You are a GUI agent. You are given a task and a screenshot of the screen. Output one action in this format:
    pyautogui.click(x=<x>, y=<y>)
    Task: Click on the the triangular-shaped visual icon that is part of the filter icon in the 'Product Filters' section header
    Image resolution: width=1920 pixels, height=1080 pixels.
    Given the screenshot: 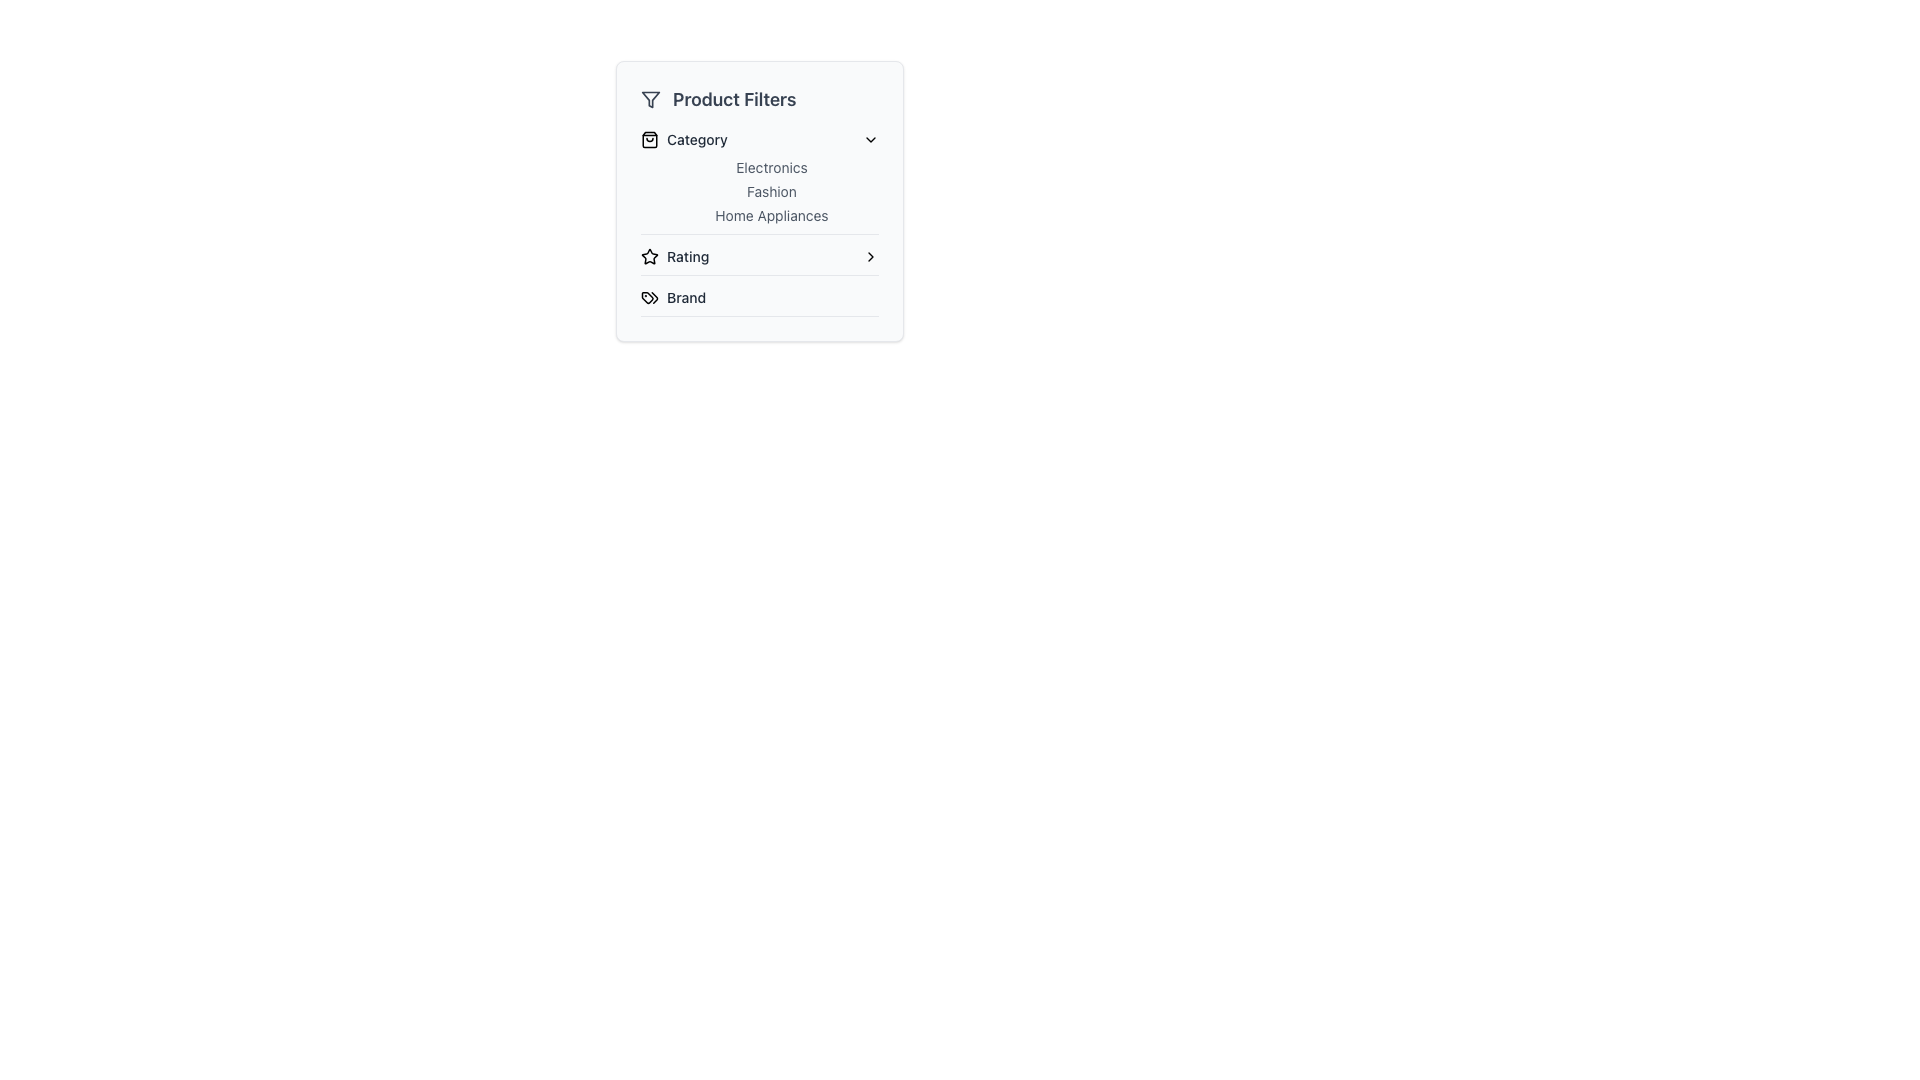 What is the action you would take?
    pyautogui.click(x=651, y=100)
    